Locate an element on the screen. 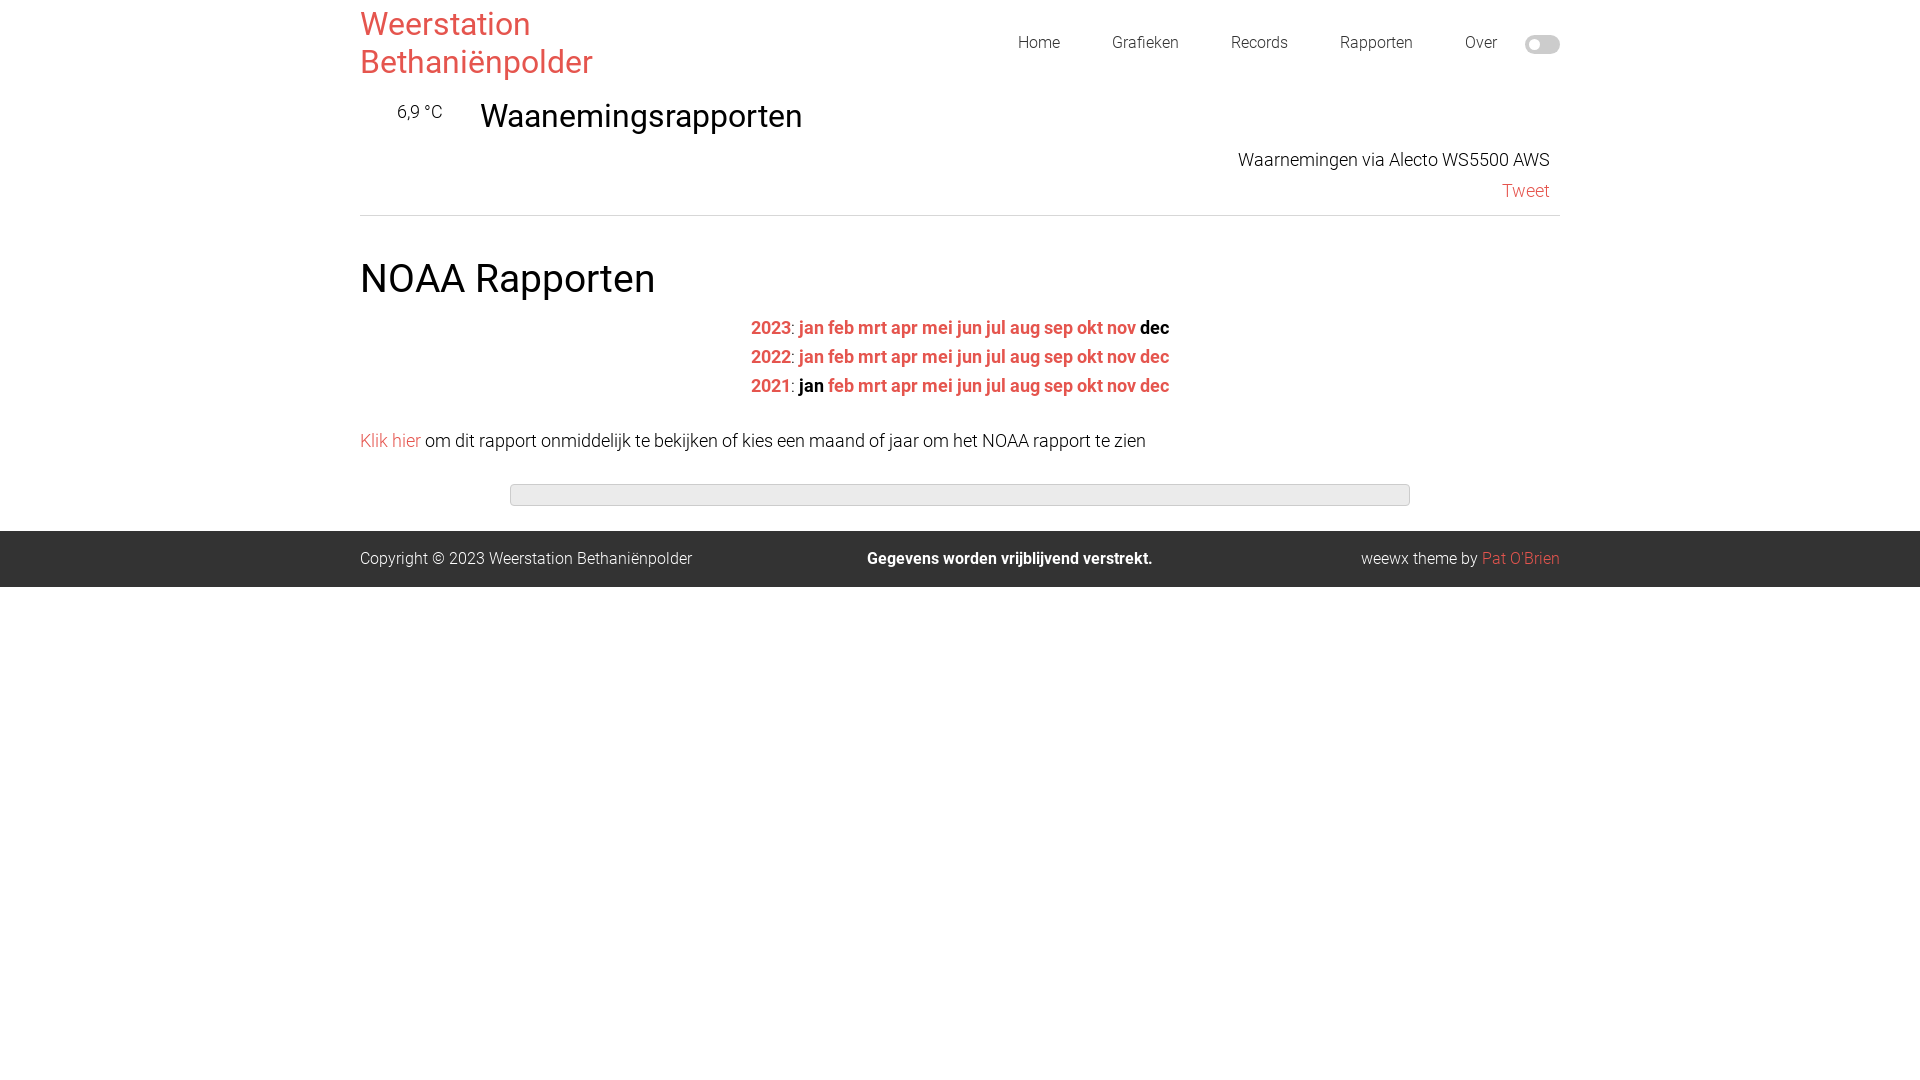 The image size is (1920, 1080). '2022' is located at coordinates (770, 355).